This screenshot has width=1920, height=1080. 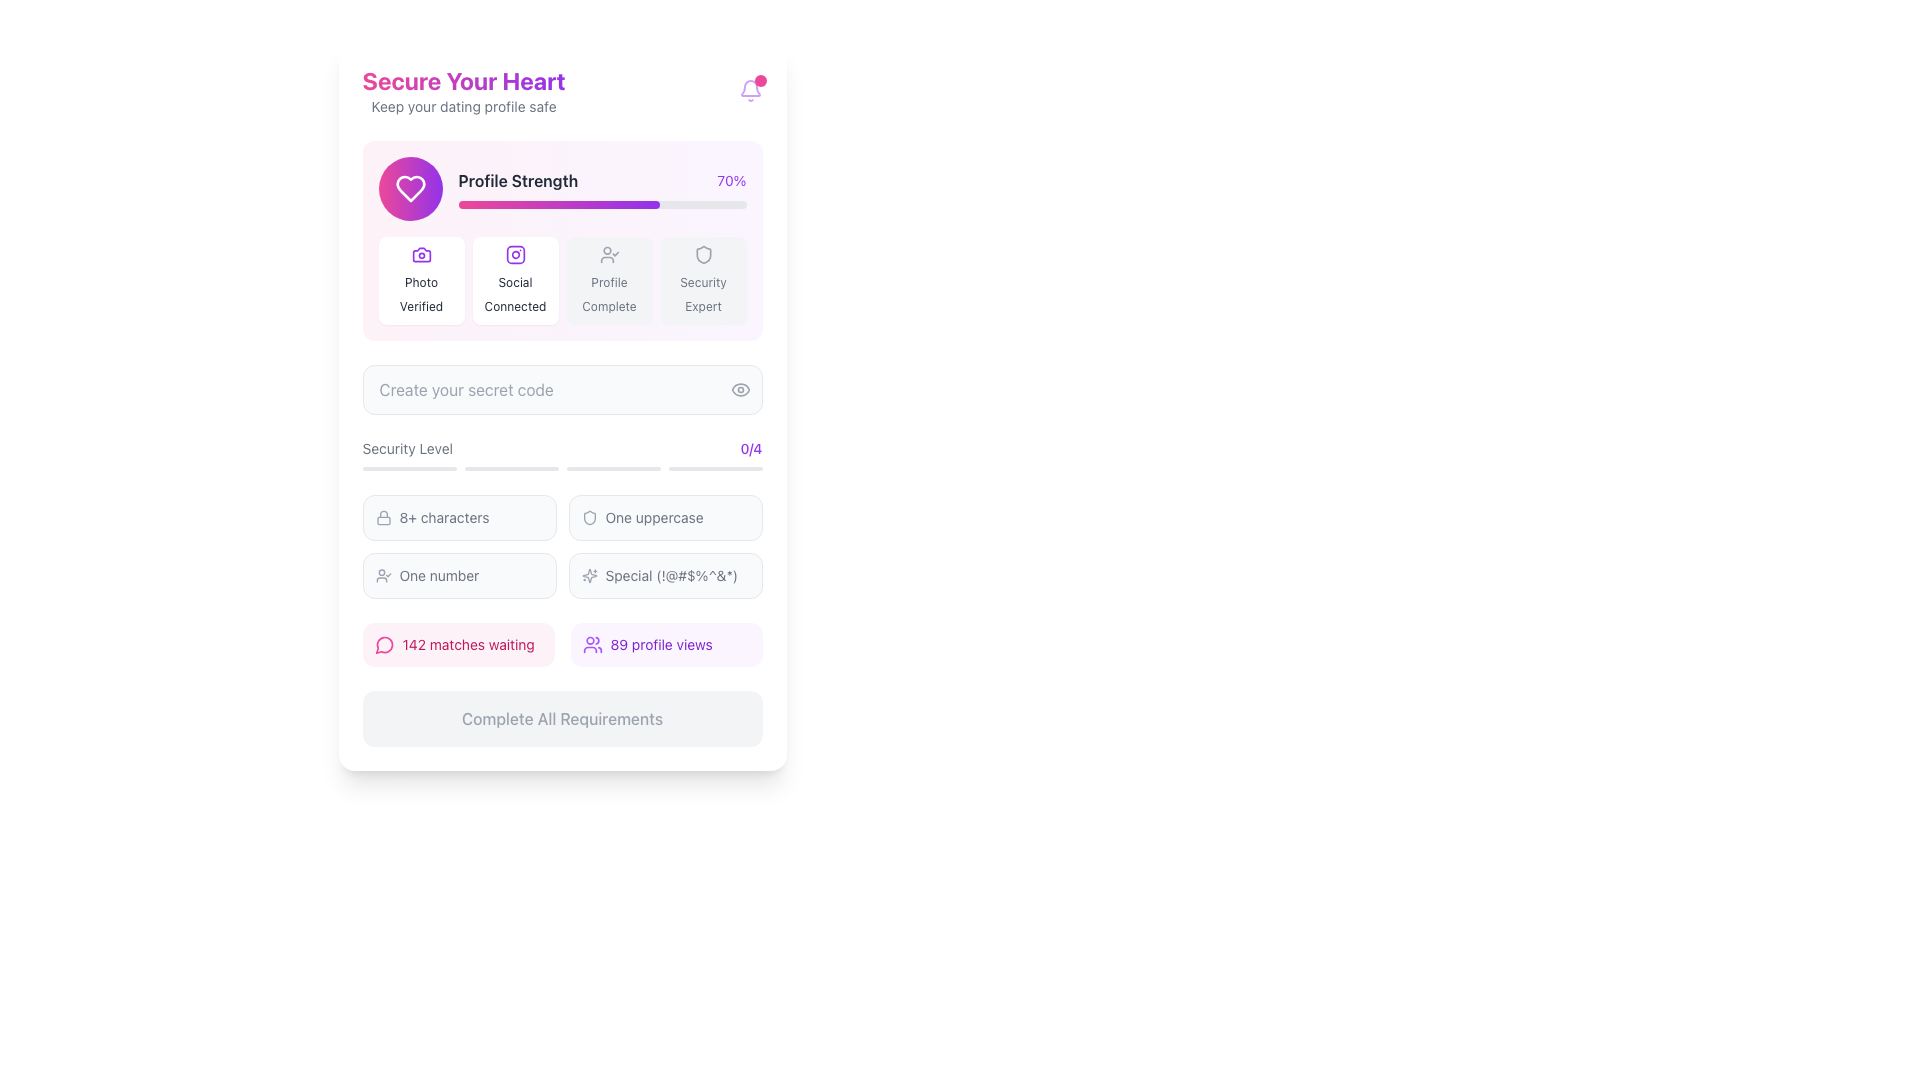 I want to click on the shield-shaped icon with a light gray outline, which is the fourth icon in a grid of four located below the 'Profile Strength' bar, so click(x=703, y=253).